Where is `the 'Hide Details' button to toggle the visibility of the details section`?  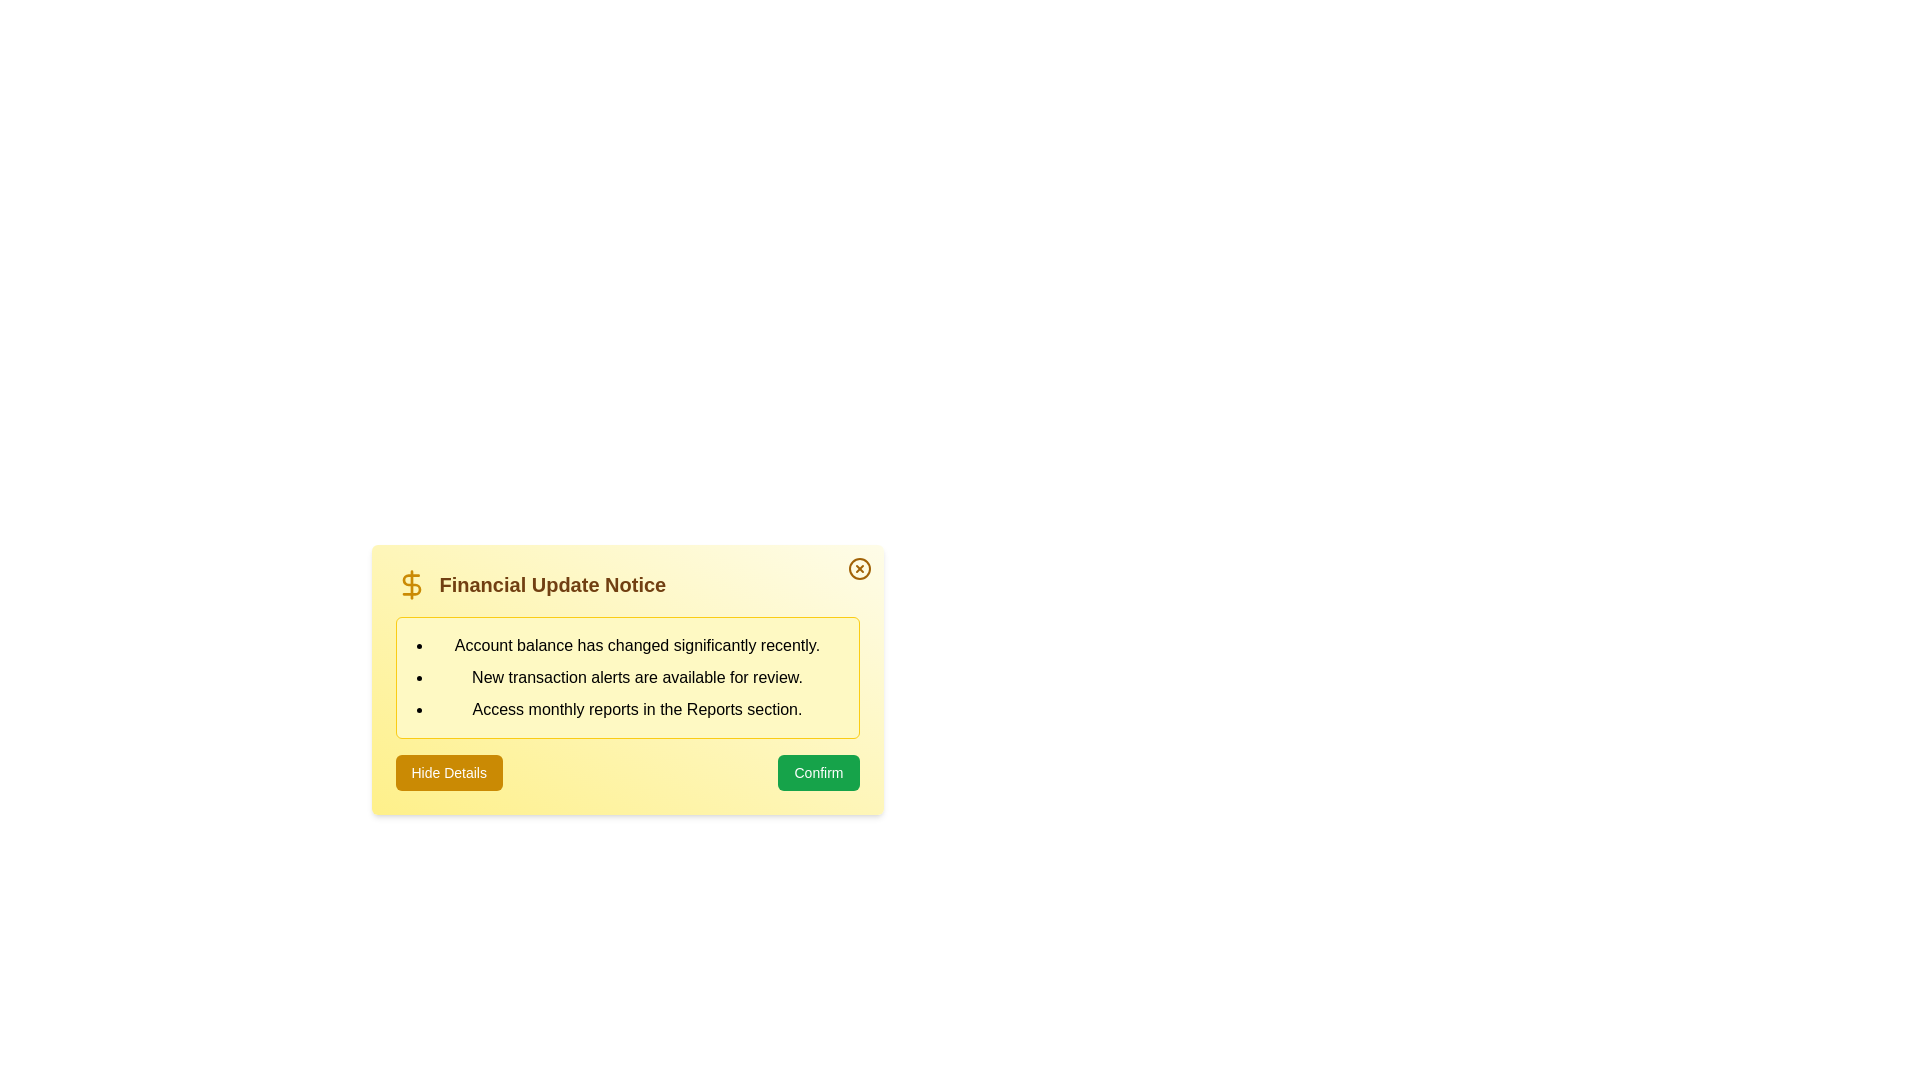 the 'Hide Details' button to toggle the visibility of the details section is located at coordinates (448, 771).